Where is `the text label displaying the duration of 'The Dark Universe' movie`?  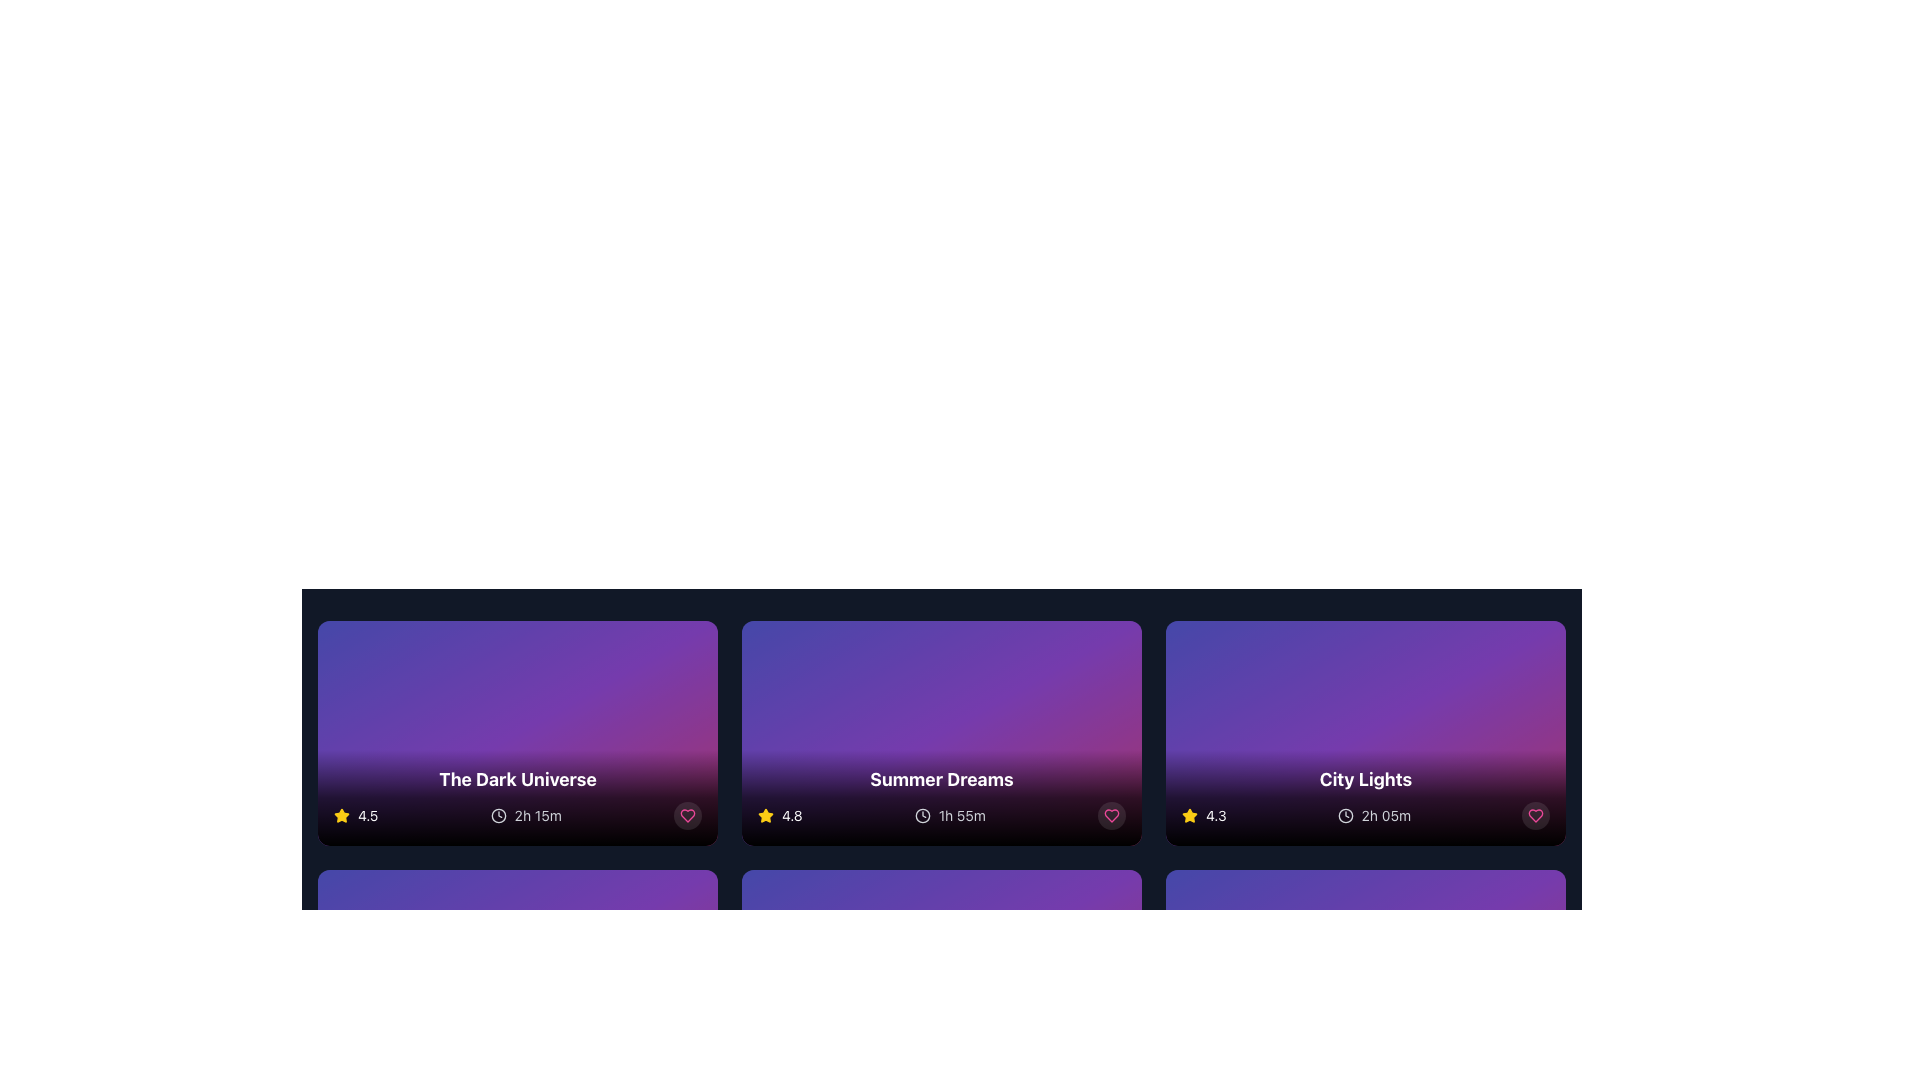 the text label displaying the duration of 'The Dark Universe' movie is located at coordinates (538, 816).